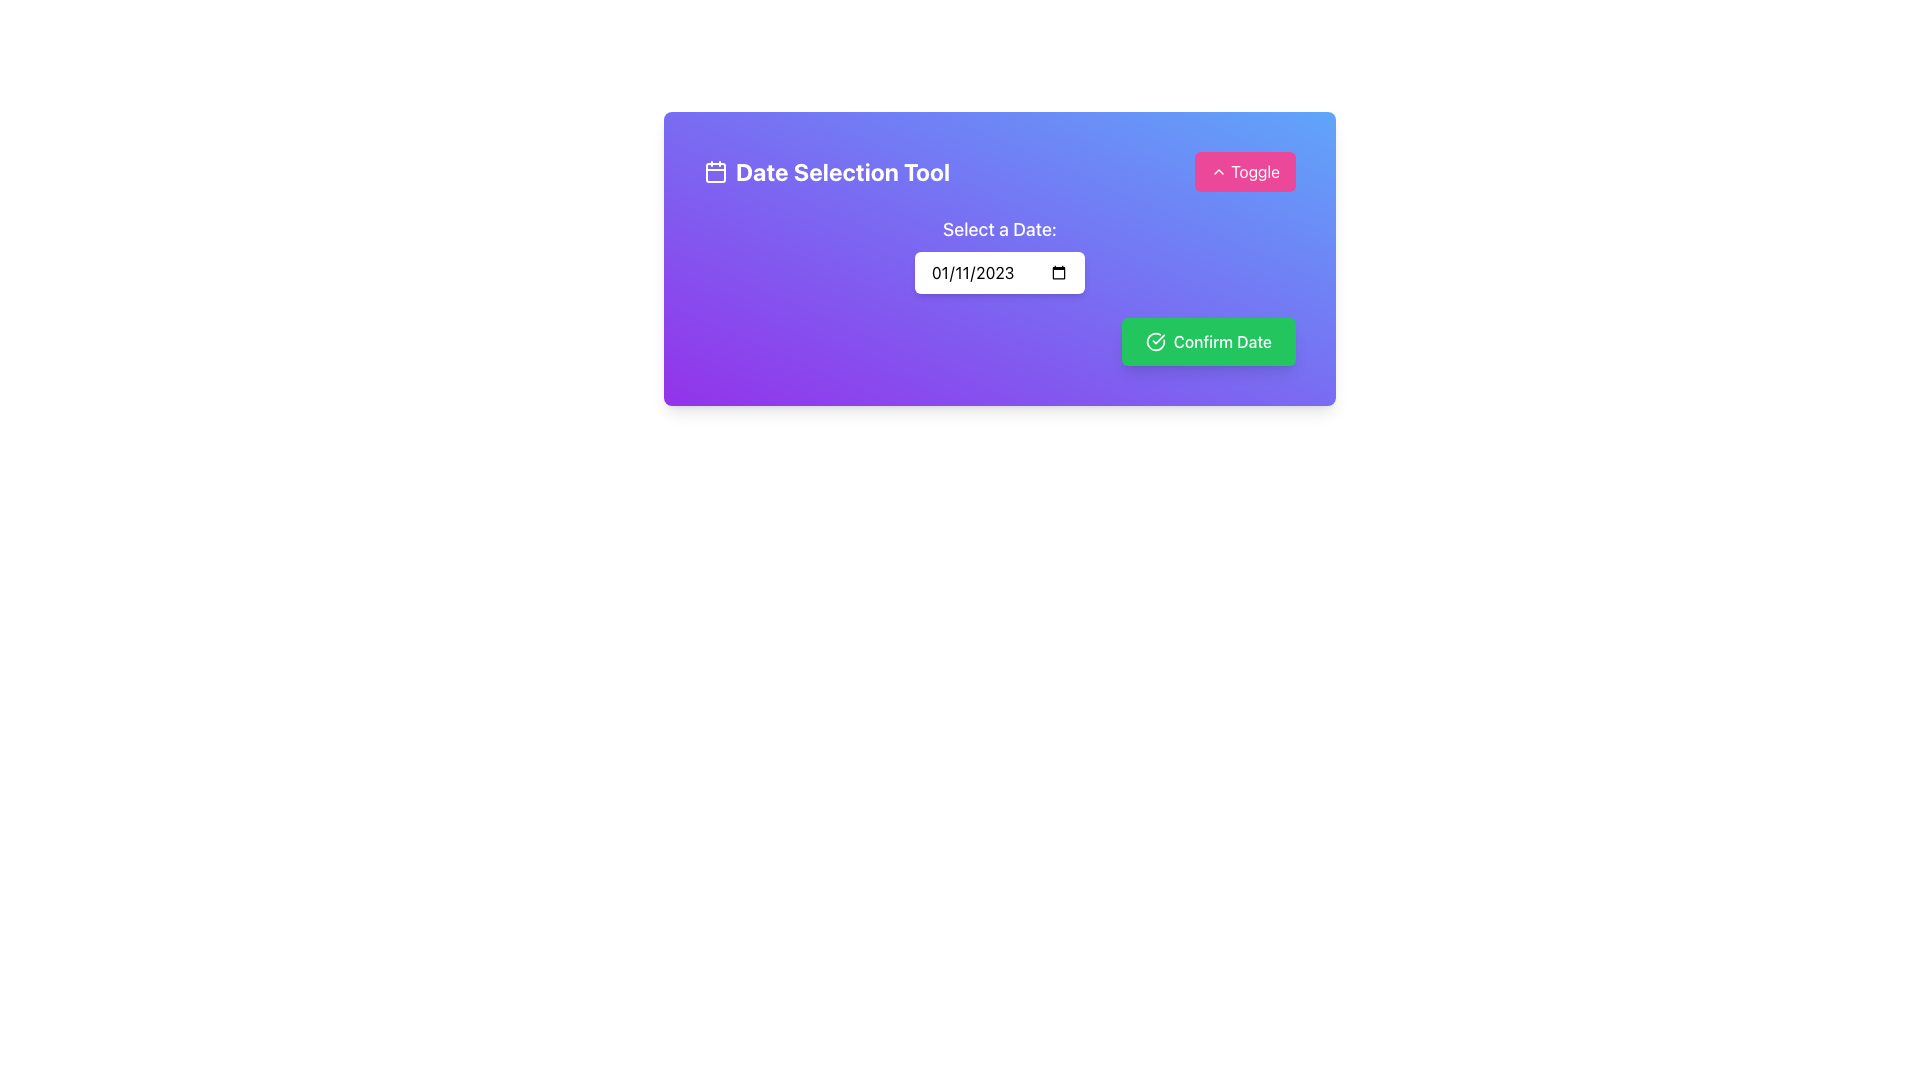 The width and height of the screenshot is (1920, 1080). What do you see at coordinates (715, 171) in the screenshot?
I see `the calendar-like icon with a minimalistic stroke design, located in the header section of the widget, to the left of the 'Date Selection Tool' text` at bounding box center [715, 171].